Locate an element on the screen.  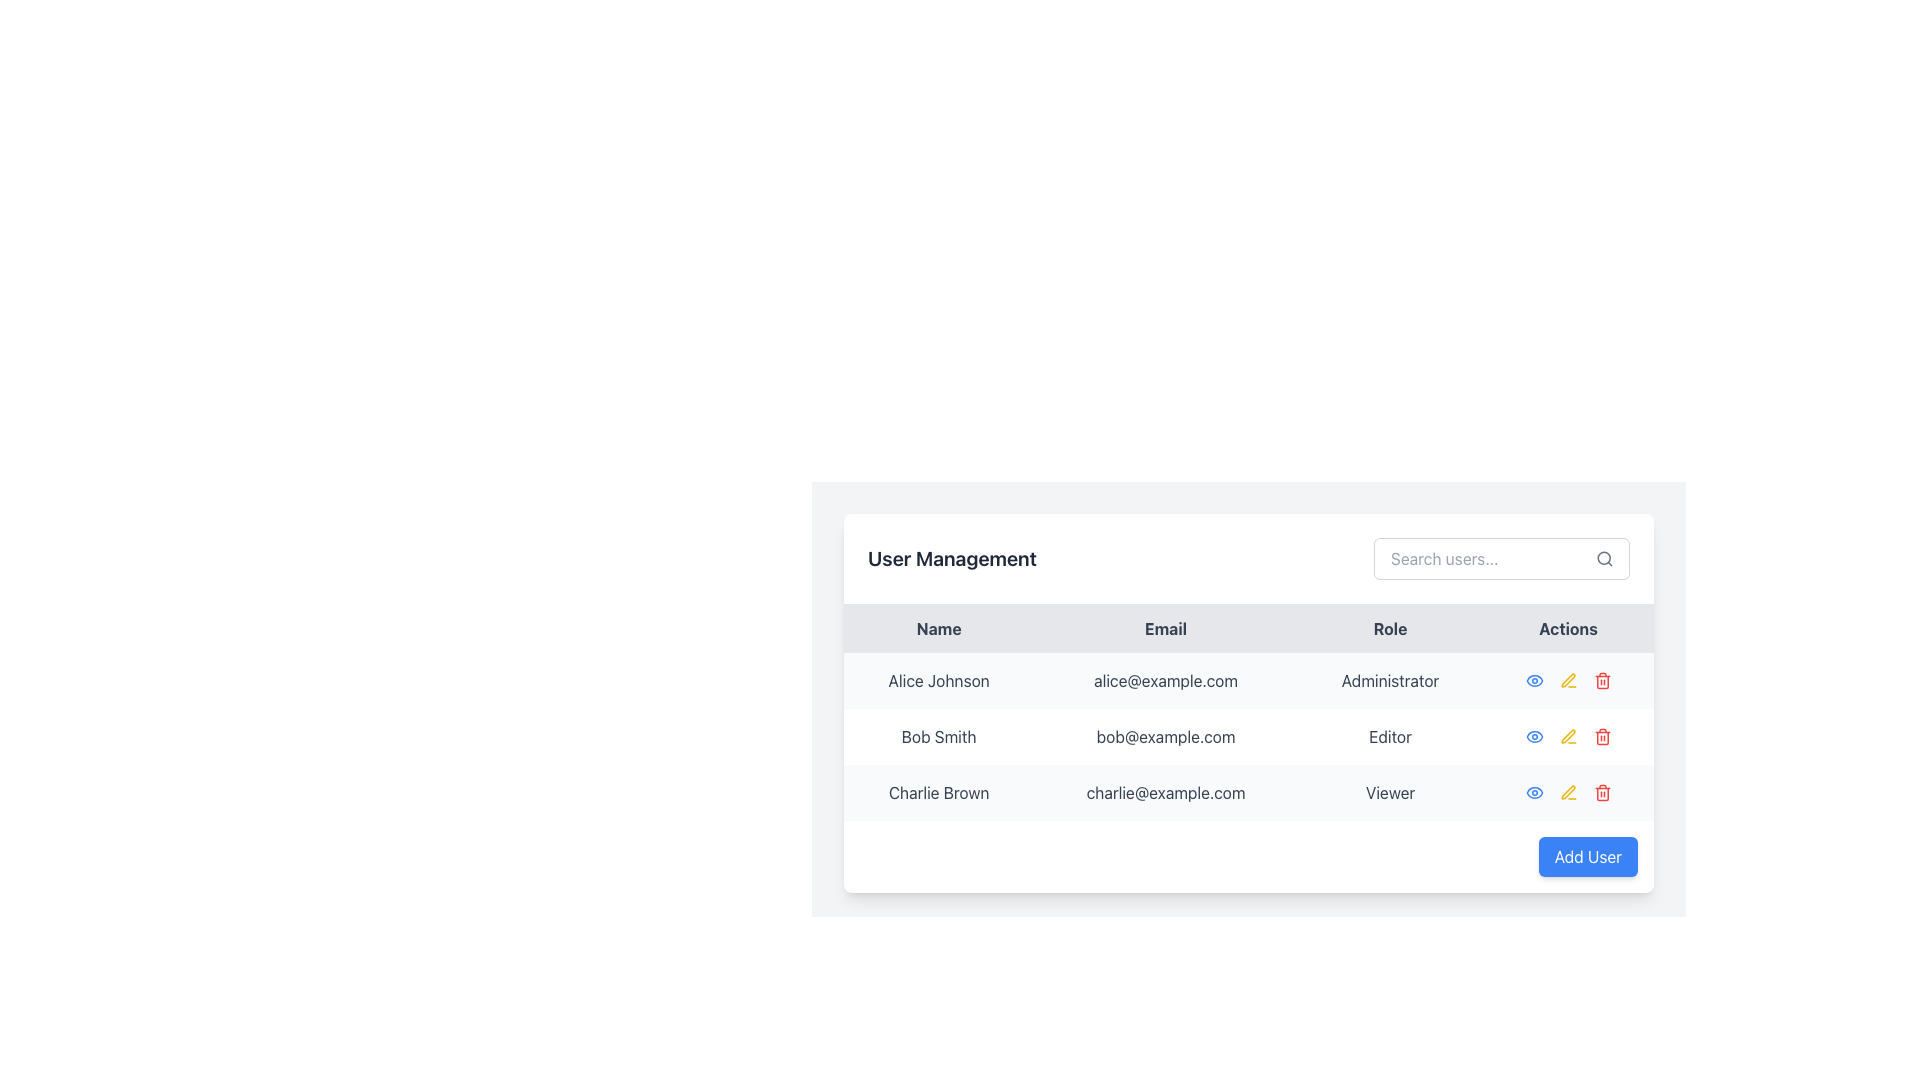
the edit icon in the 'Actions' column for user 'Alice Johnson' is located at coordinates (1567, 679).